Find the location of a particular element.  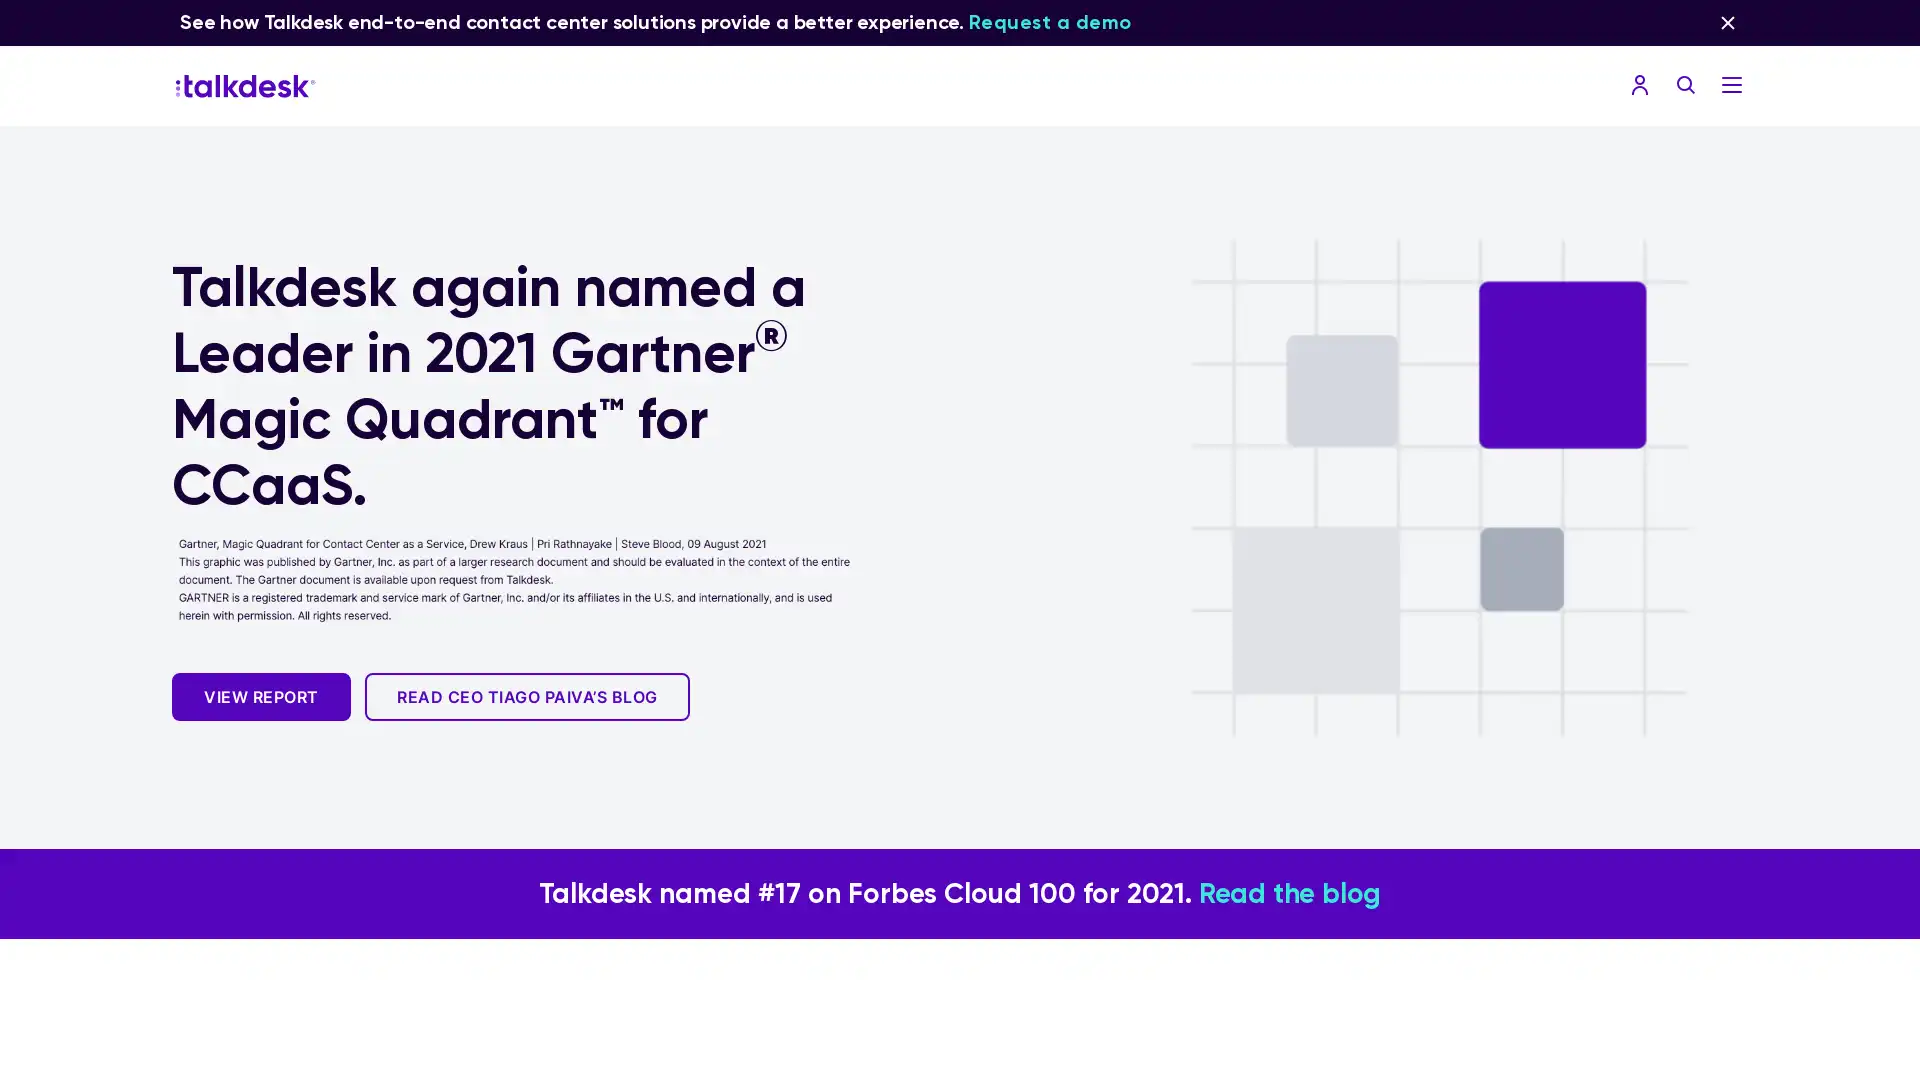

Save Settings is located at coordinates (812, 832).